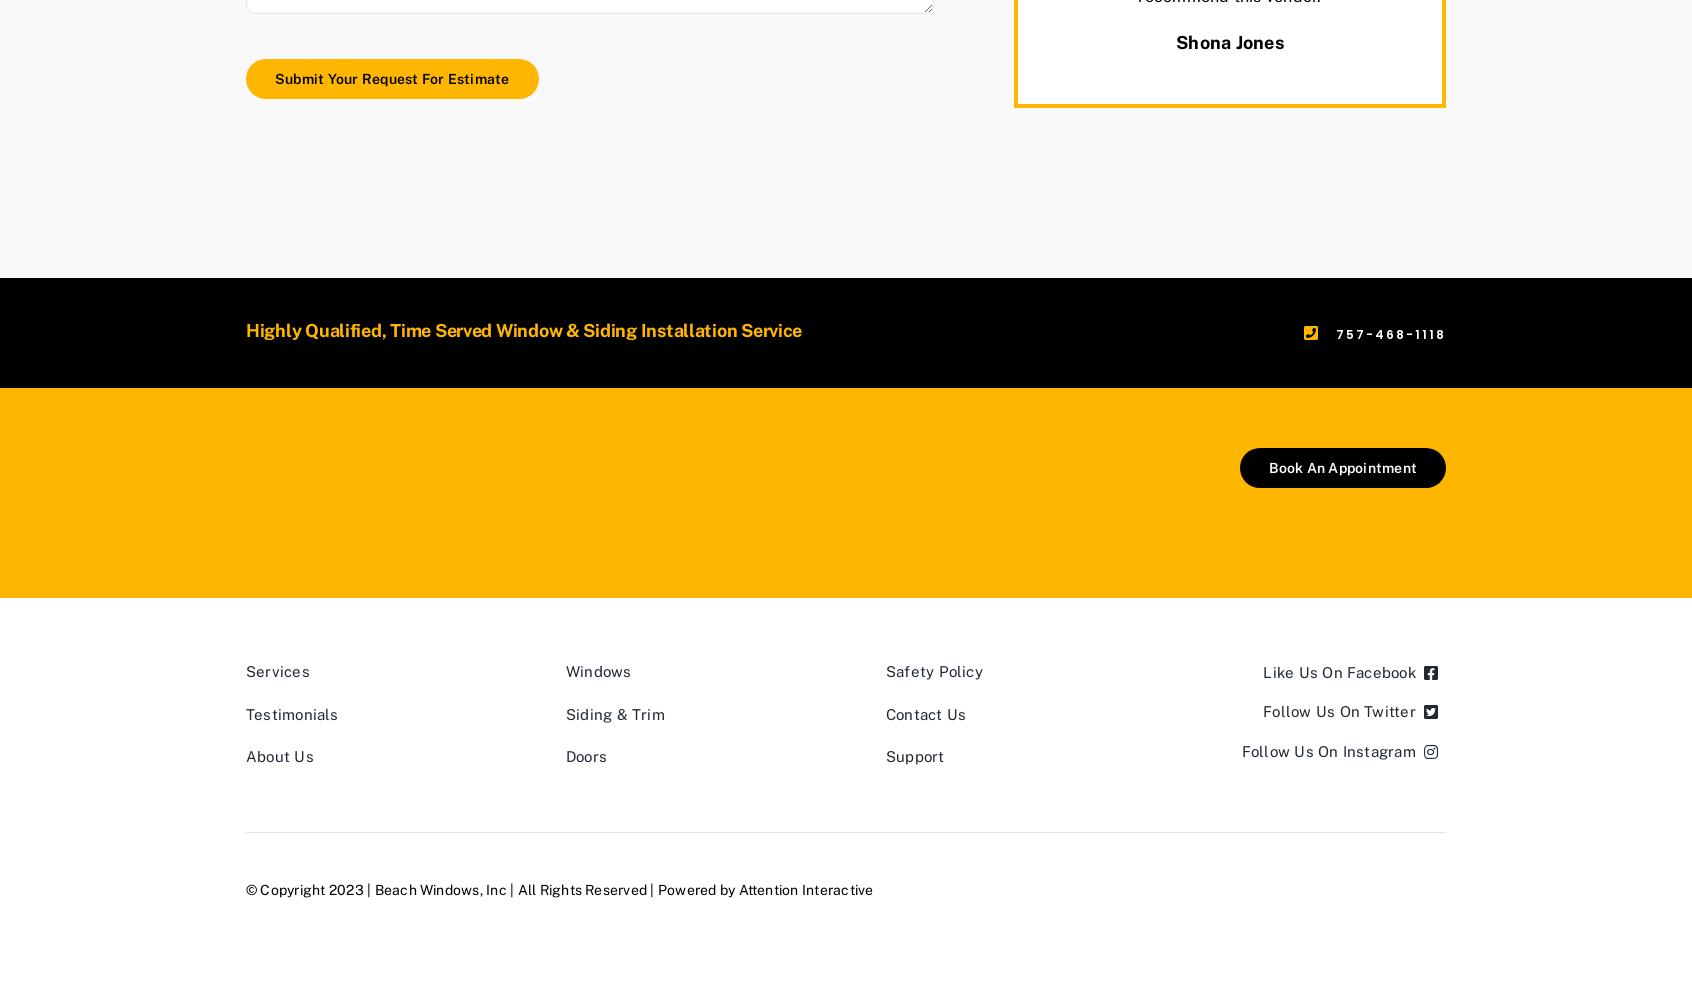  I want to click on 'Follow Us On Twitter', so click(1338, 711).